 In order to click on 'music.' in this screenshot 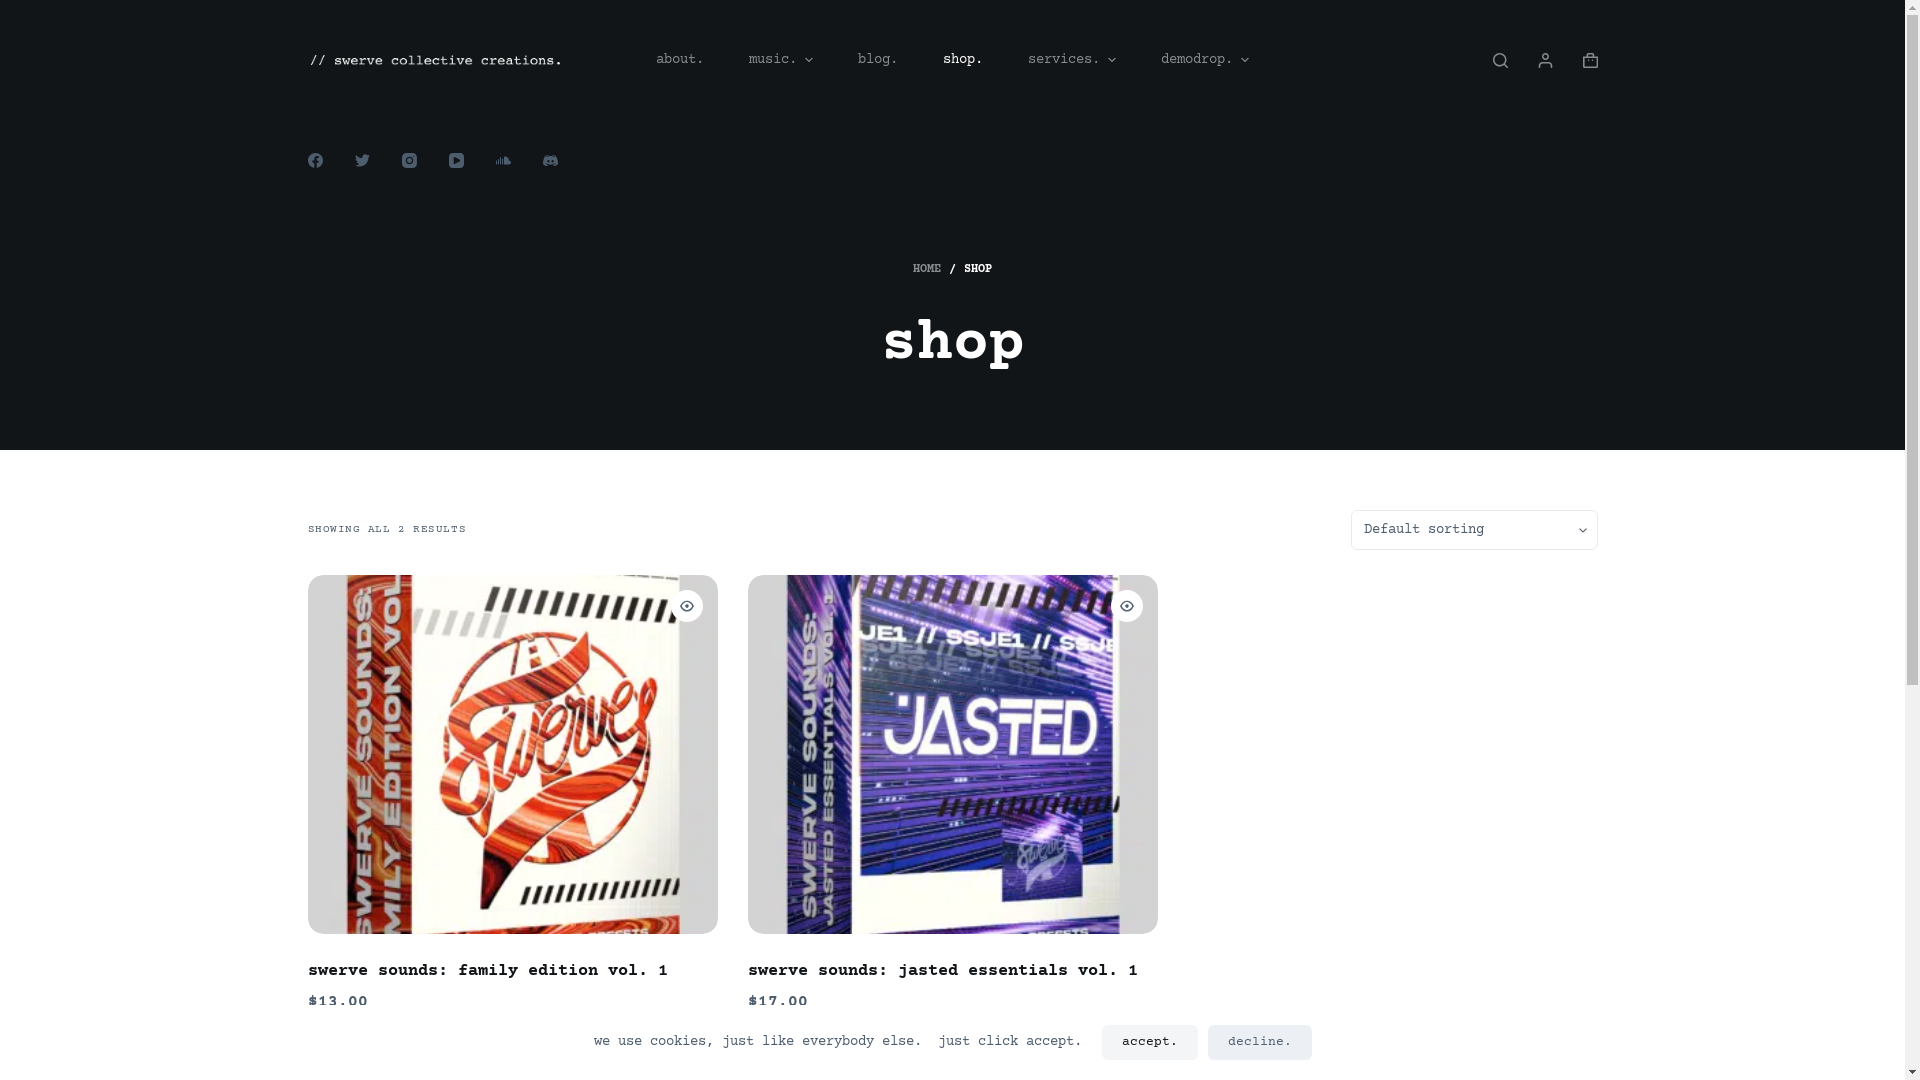, I will do `click(780, 59)`.